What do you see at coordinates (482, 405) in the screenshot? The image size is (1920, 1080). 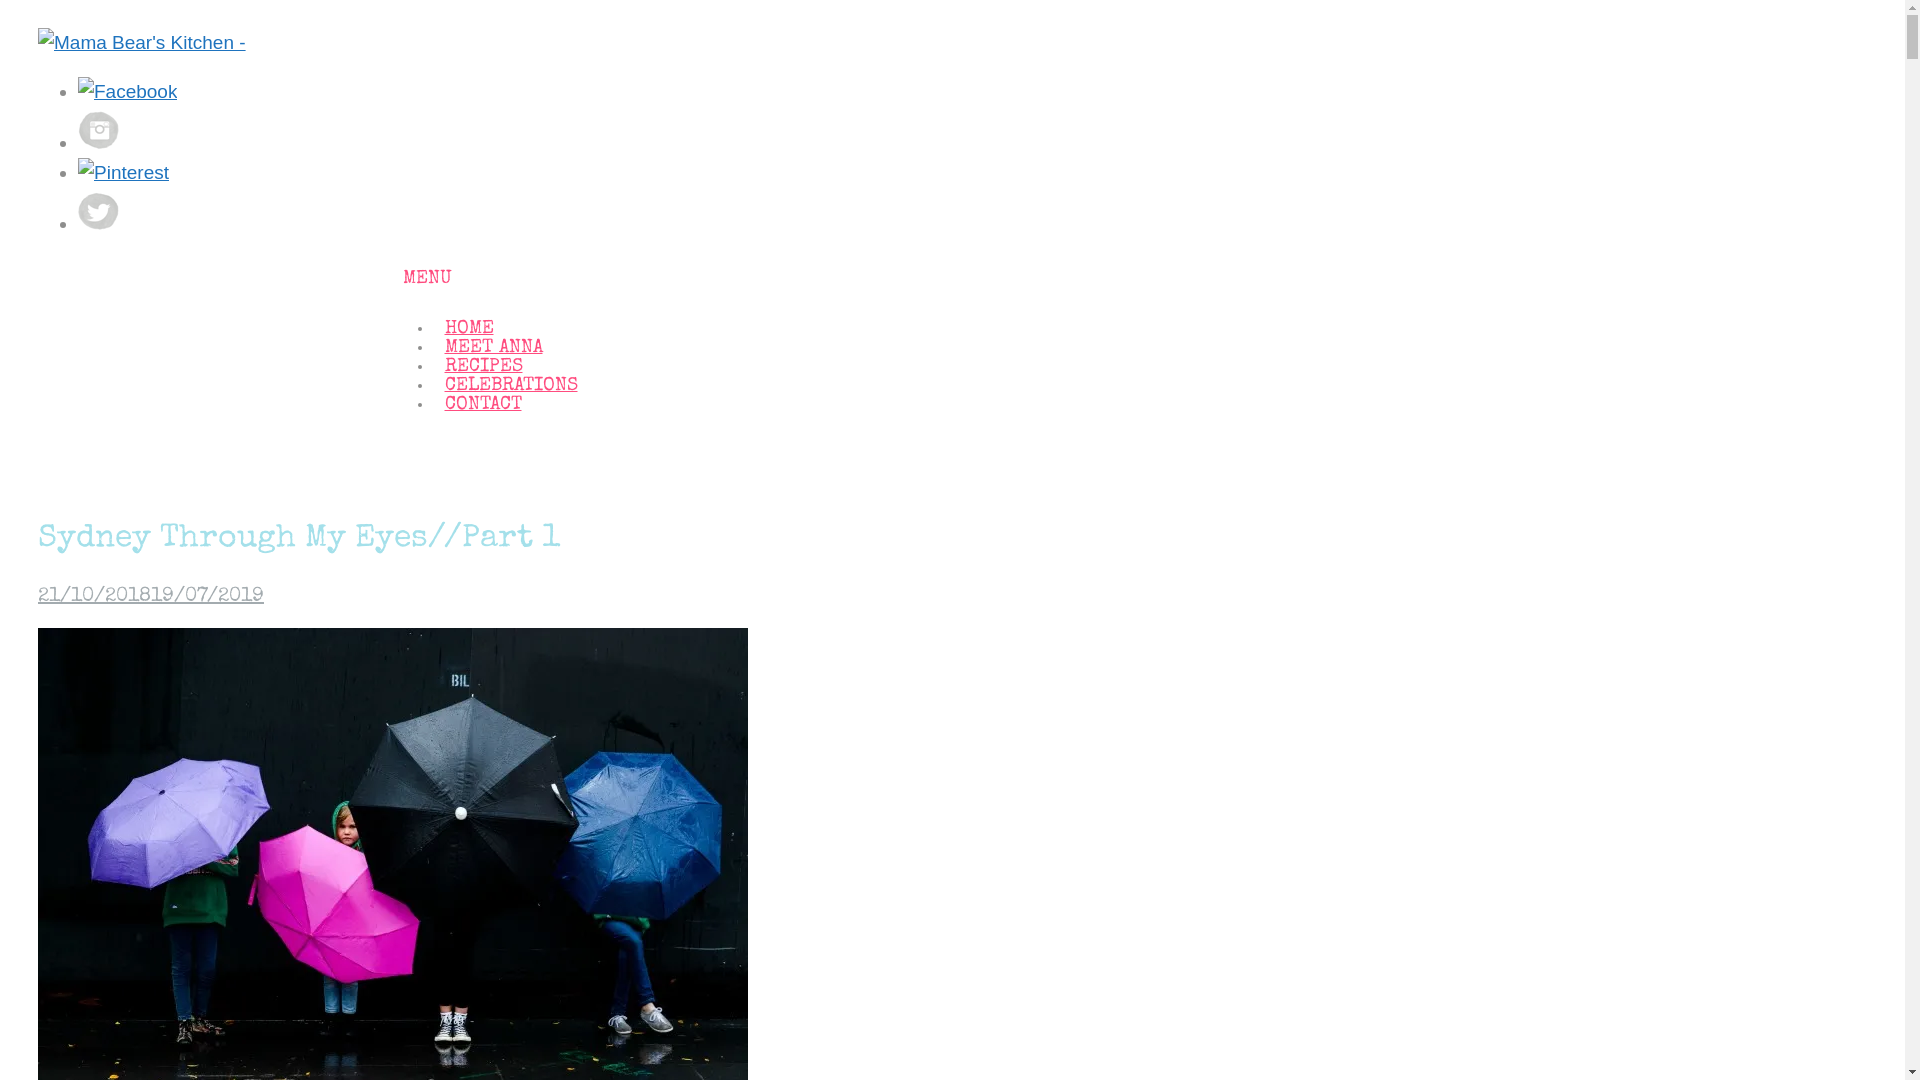 I see `'CONTACT'` at bounding box center [482, 405].